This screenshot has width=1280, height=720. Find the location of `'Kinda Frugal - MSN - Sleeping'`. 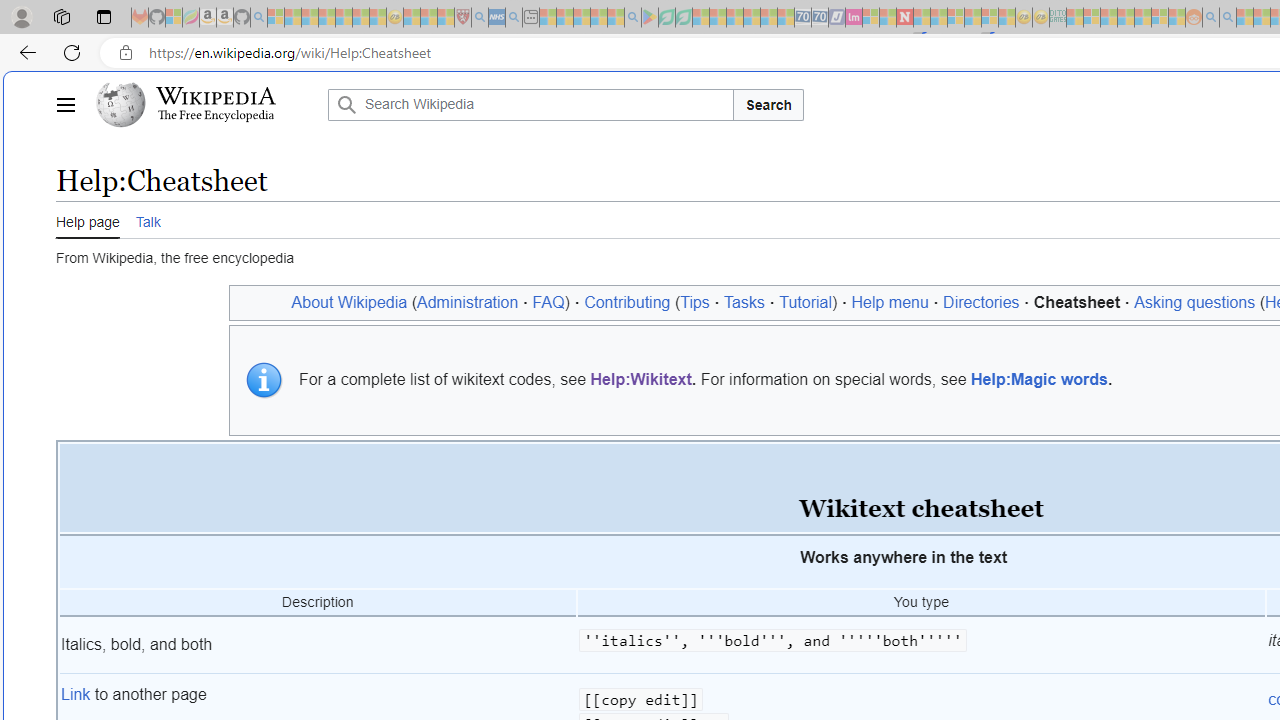

'Kinda Frugal - MSN - Sleeping' is located at coordinates (1143, 17).